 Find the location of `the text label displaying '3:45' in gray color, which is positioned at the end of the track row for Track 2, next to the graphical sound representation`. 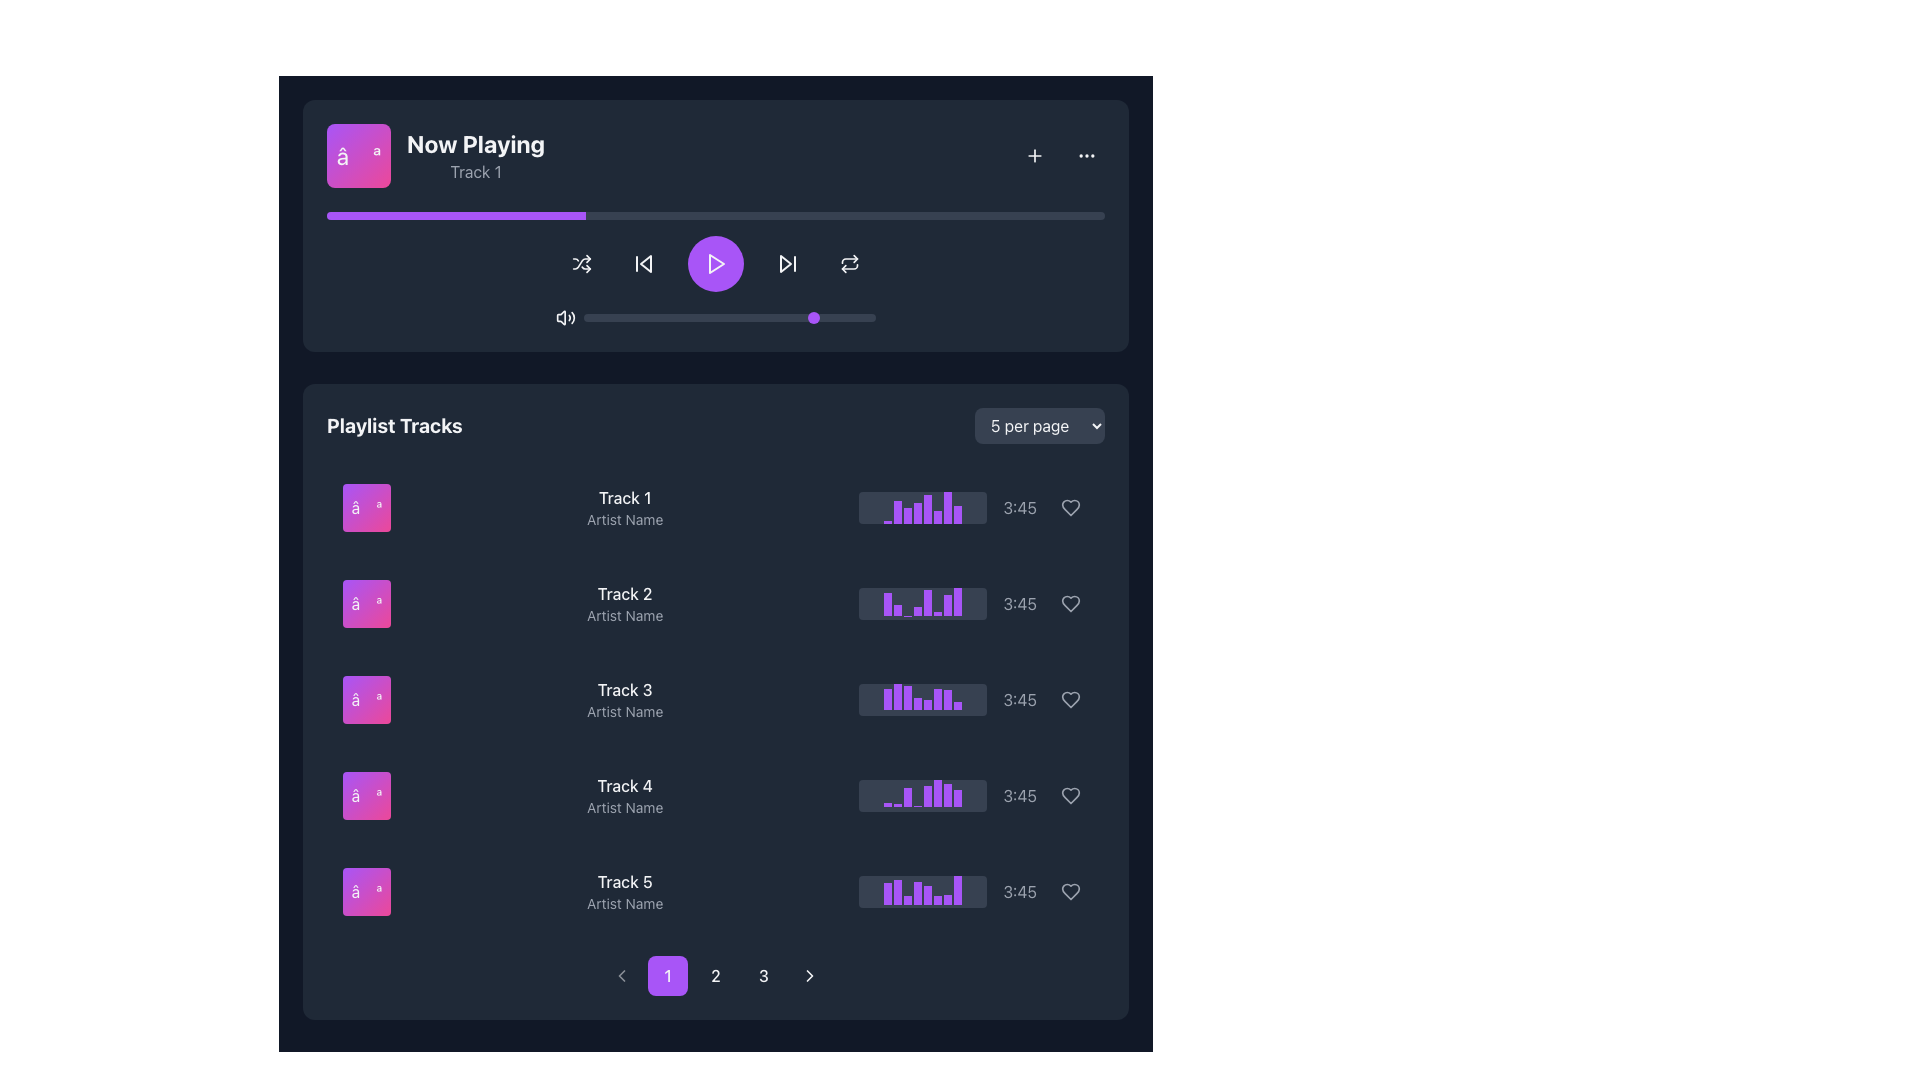

the text label displaying '3:45' in gray color, which is positioned at the end of the track row for Track 2, next to the graphical sound representation is located at coordinates (1020, 603).